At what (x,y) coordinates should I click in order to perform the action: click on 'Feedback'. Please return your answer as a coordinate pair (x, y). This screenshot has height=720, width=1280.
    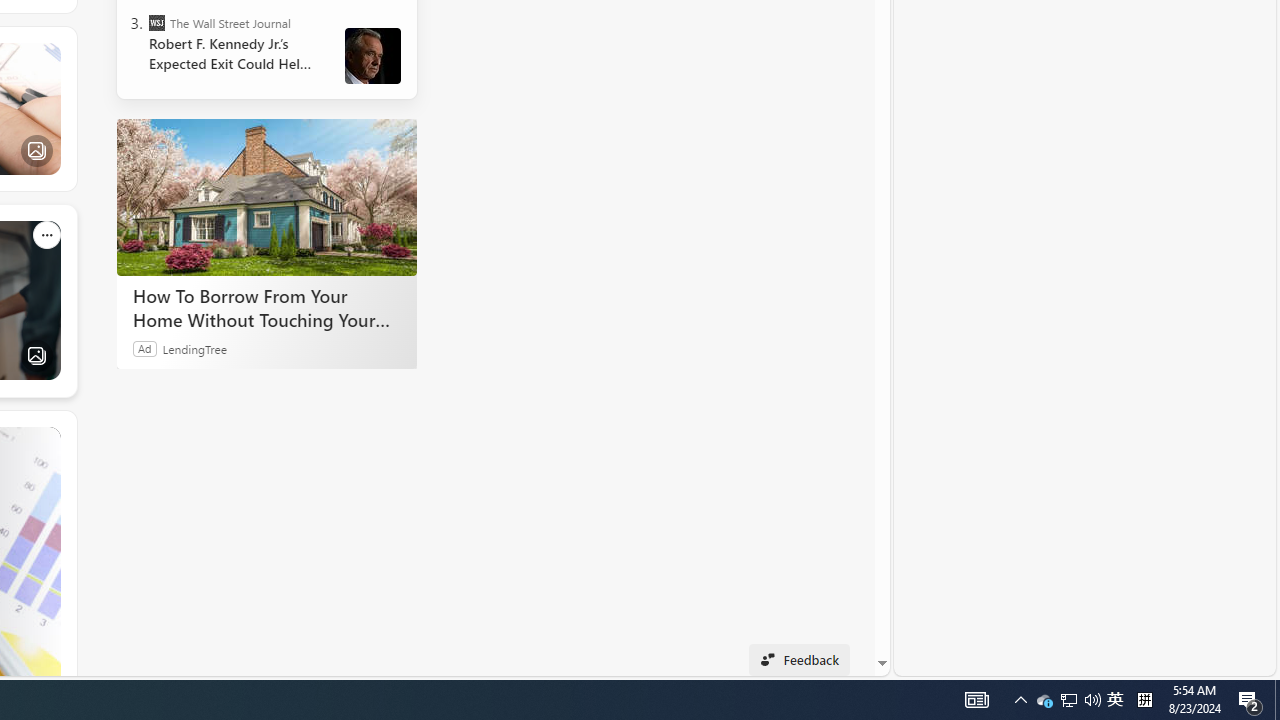
    Looking at the image, I should click on (798, 659).